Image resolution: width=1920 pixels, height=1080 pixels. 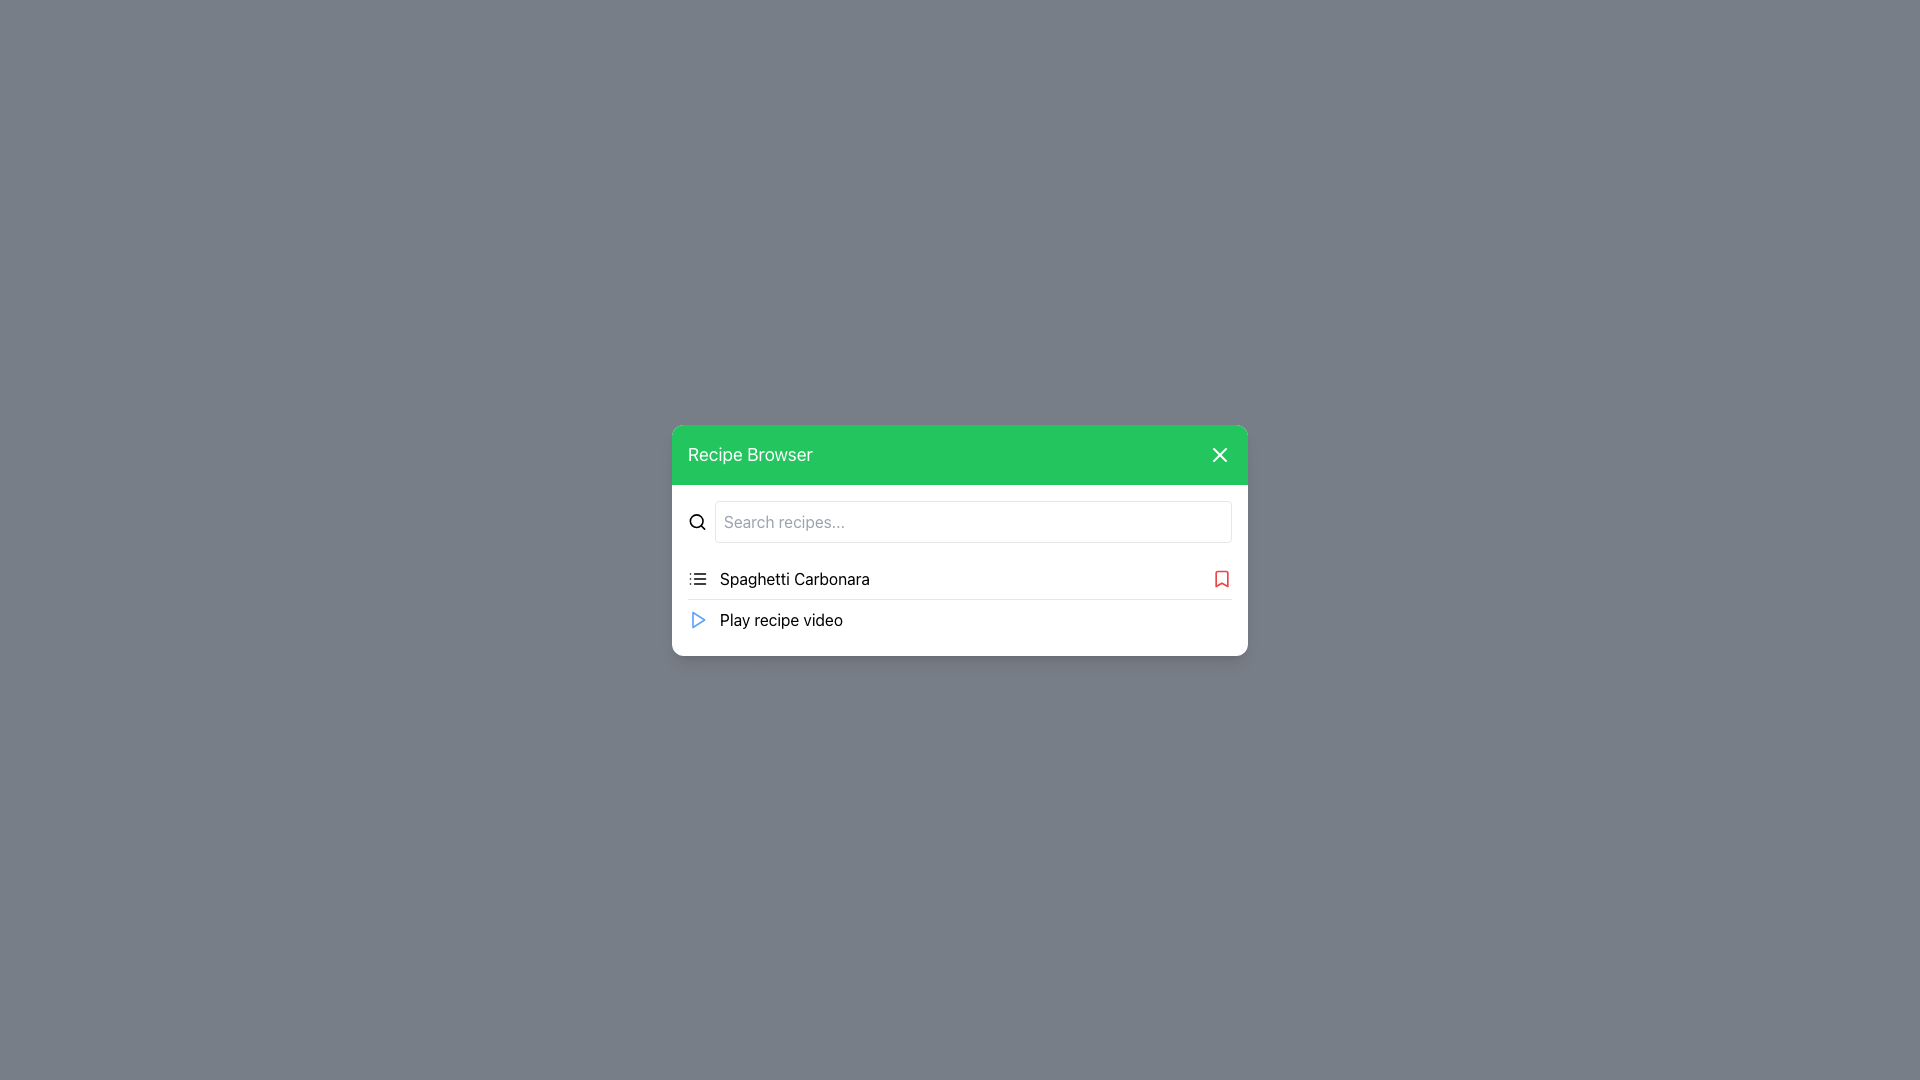 What do you see at coordinates (777, 578) in the screenshot?
I see `the 'Spaghetti Carbonara' text label` at bounding box center [777, 578].